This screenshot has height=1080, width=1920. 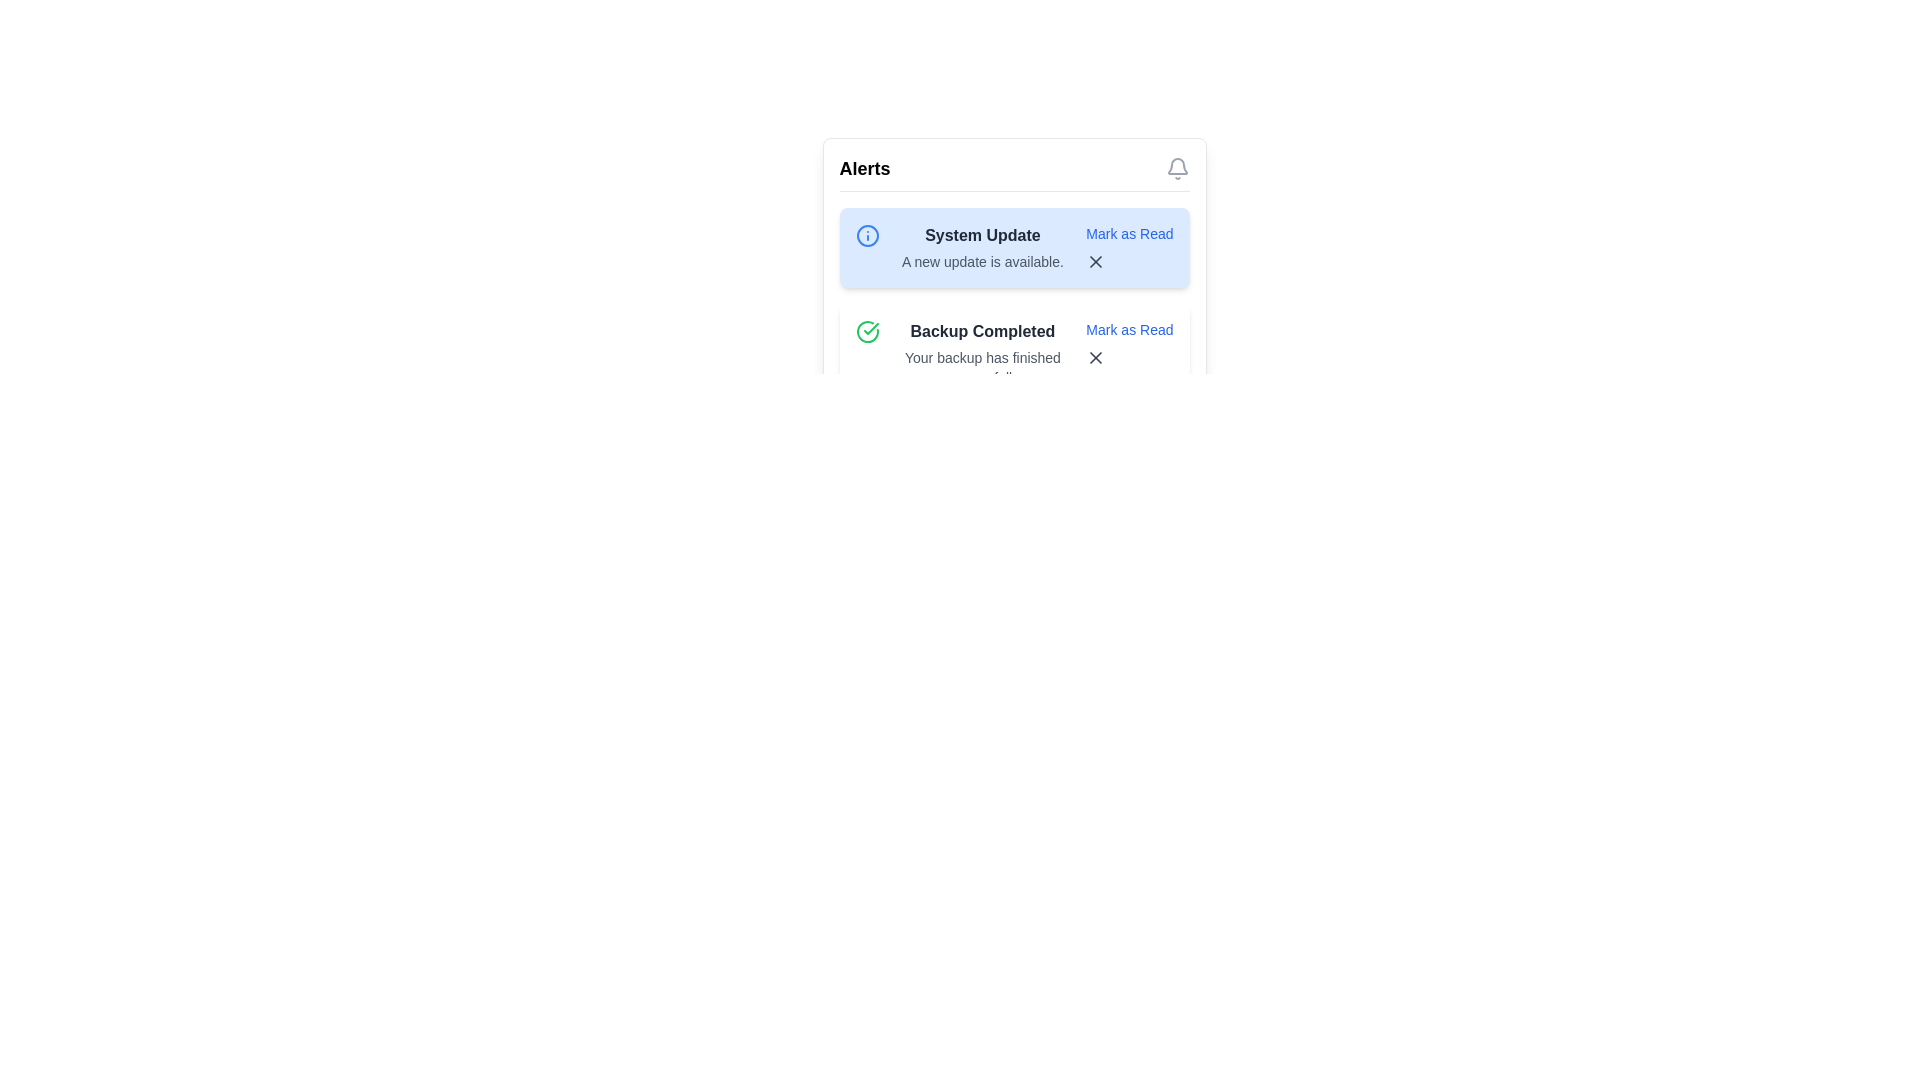 What do you see at coordinates (867, 330) in the screenshot?
I see `the green circular segment icon located next to the text 'Backup Completed' in the second alert entry` at bounding box center [867, 330].